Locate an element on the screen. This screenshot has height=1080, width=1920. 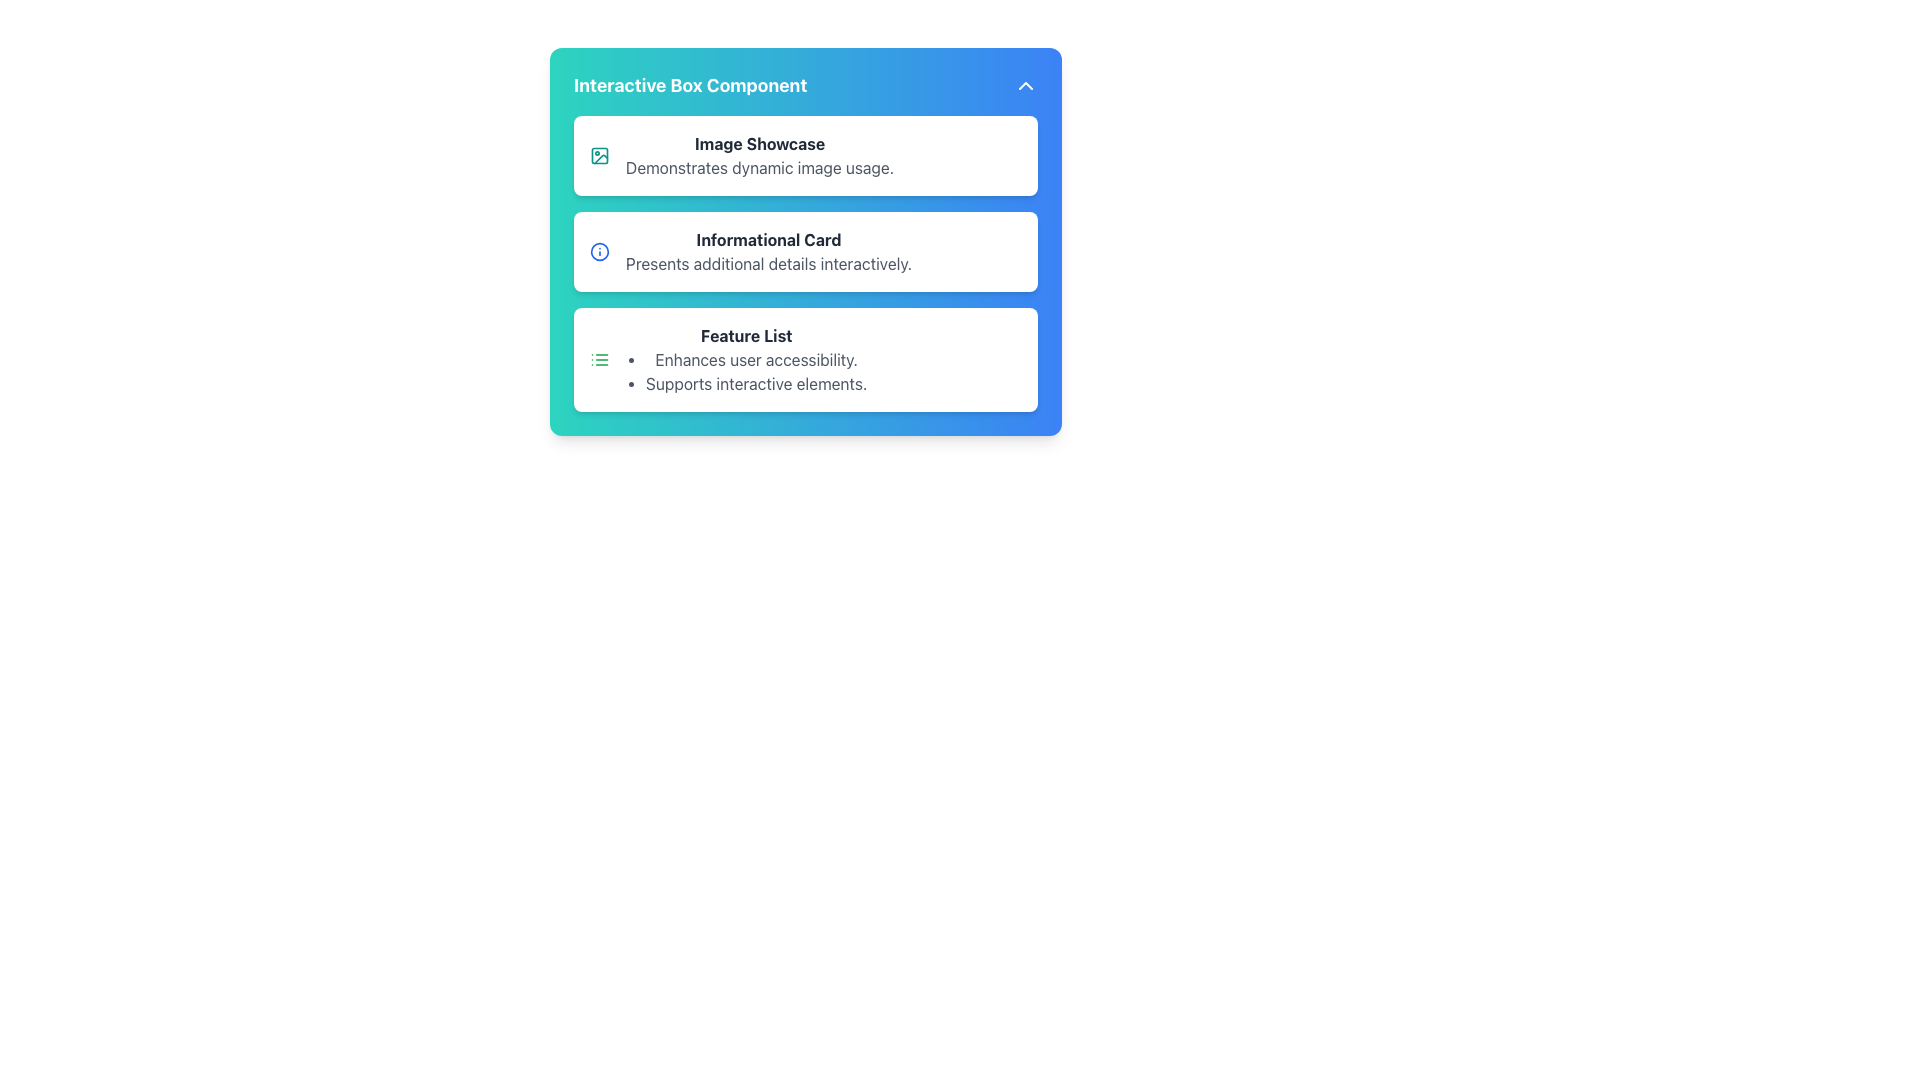
the small icon resembling a list, which has three horizontal green lines on the right and three vertical green dots on the left, located to the left of the text 'Feature List' in the third box of the 'Interactive Box Component' section is located at coordinates (599, 358).